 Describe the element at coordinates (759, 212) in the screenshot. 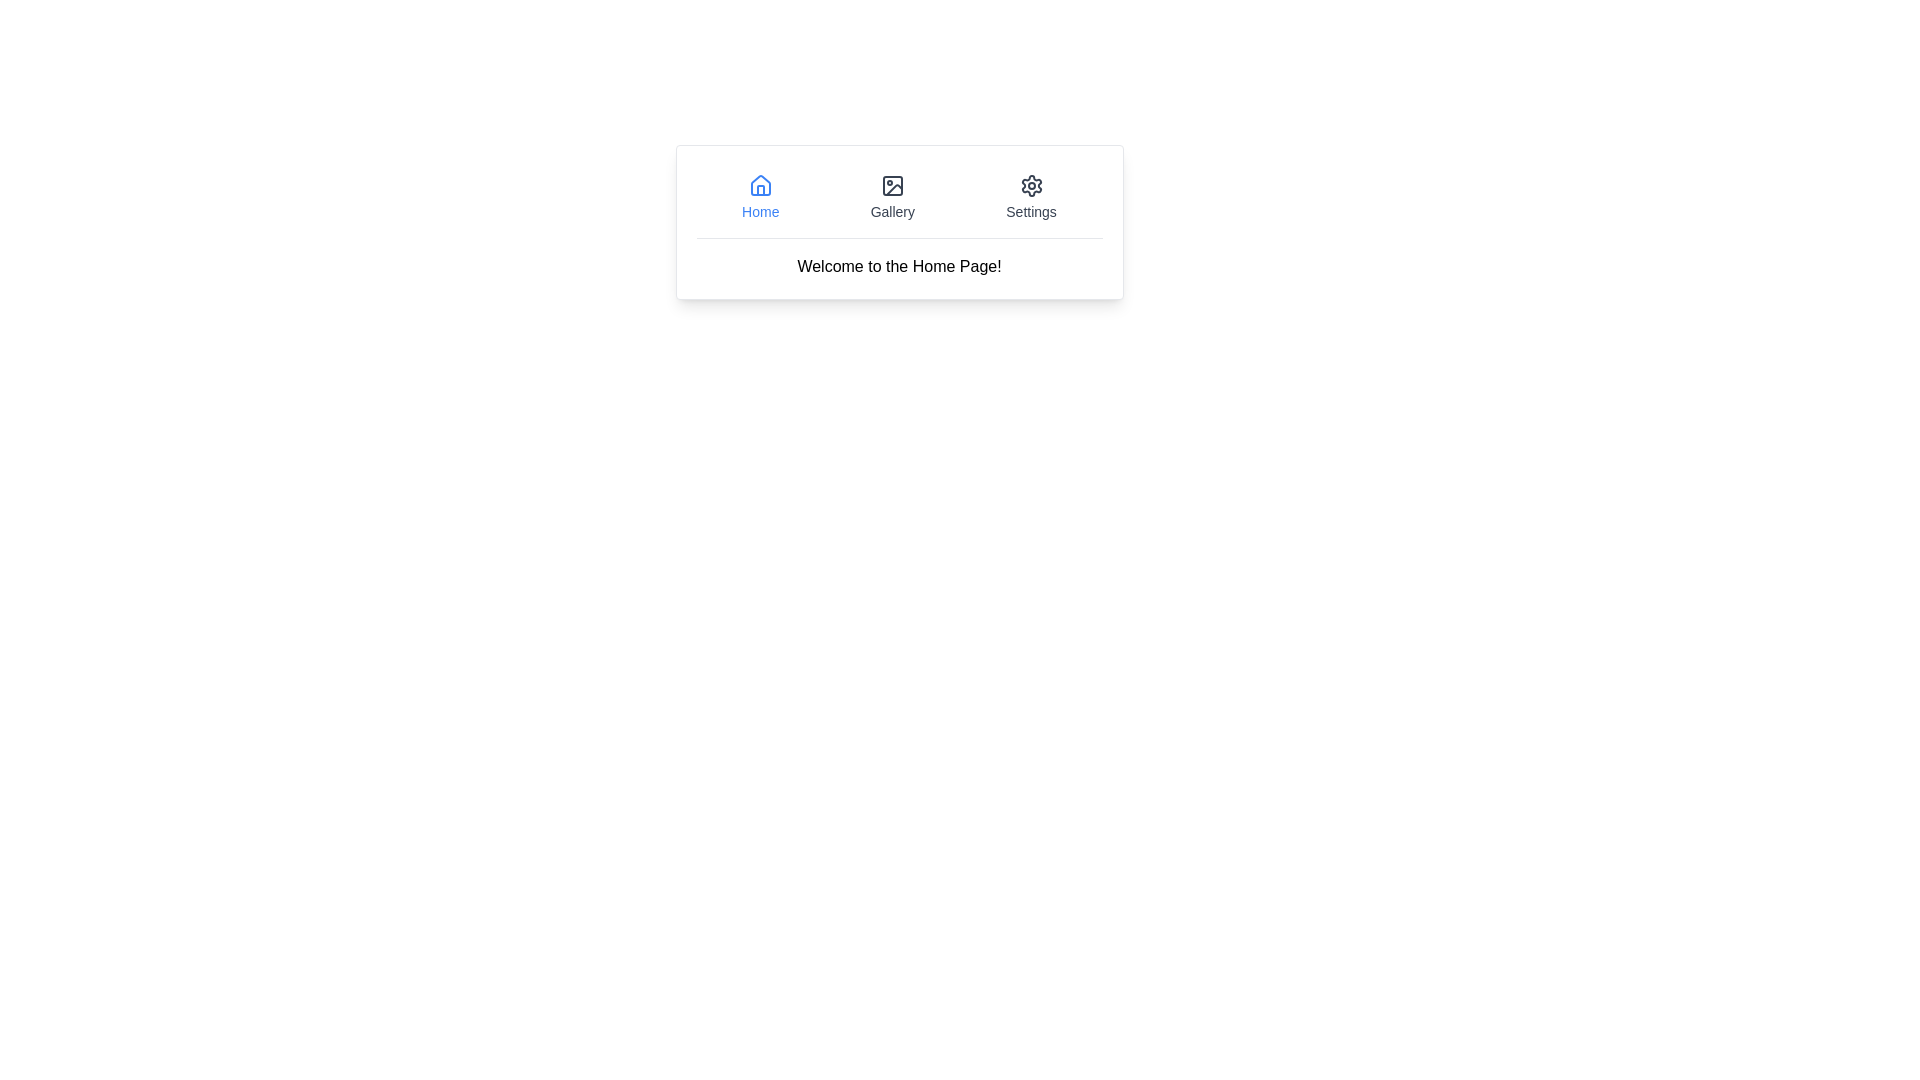

I see `text content of the 'Home' label, which is a smaller light blue text situated below a house icon in the top section of the interface` at that location.